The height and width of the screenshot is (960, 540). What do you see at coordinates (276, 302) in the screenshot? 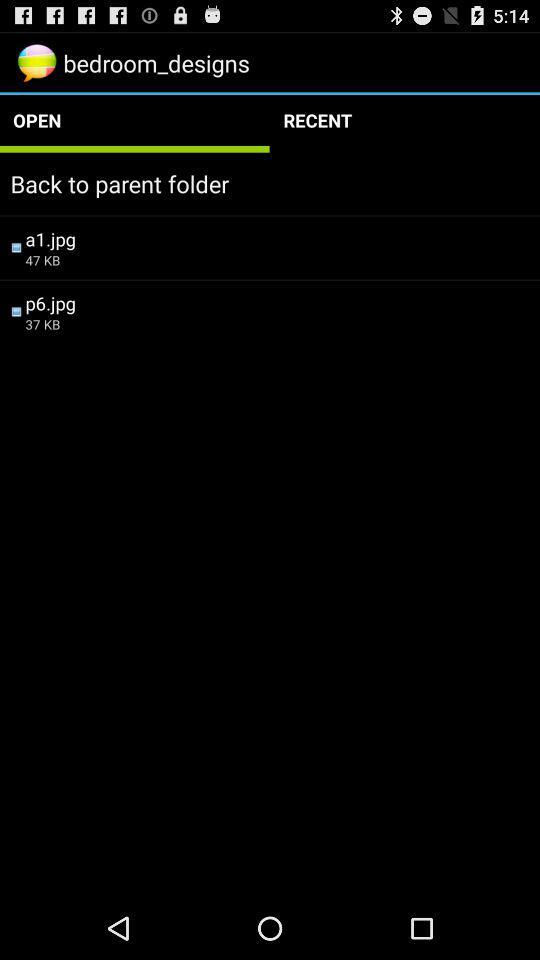
I see `the p6.jpg` at bounding box center [276, 302].